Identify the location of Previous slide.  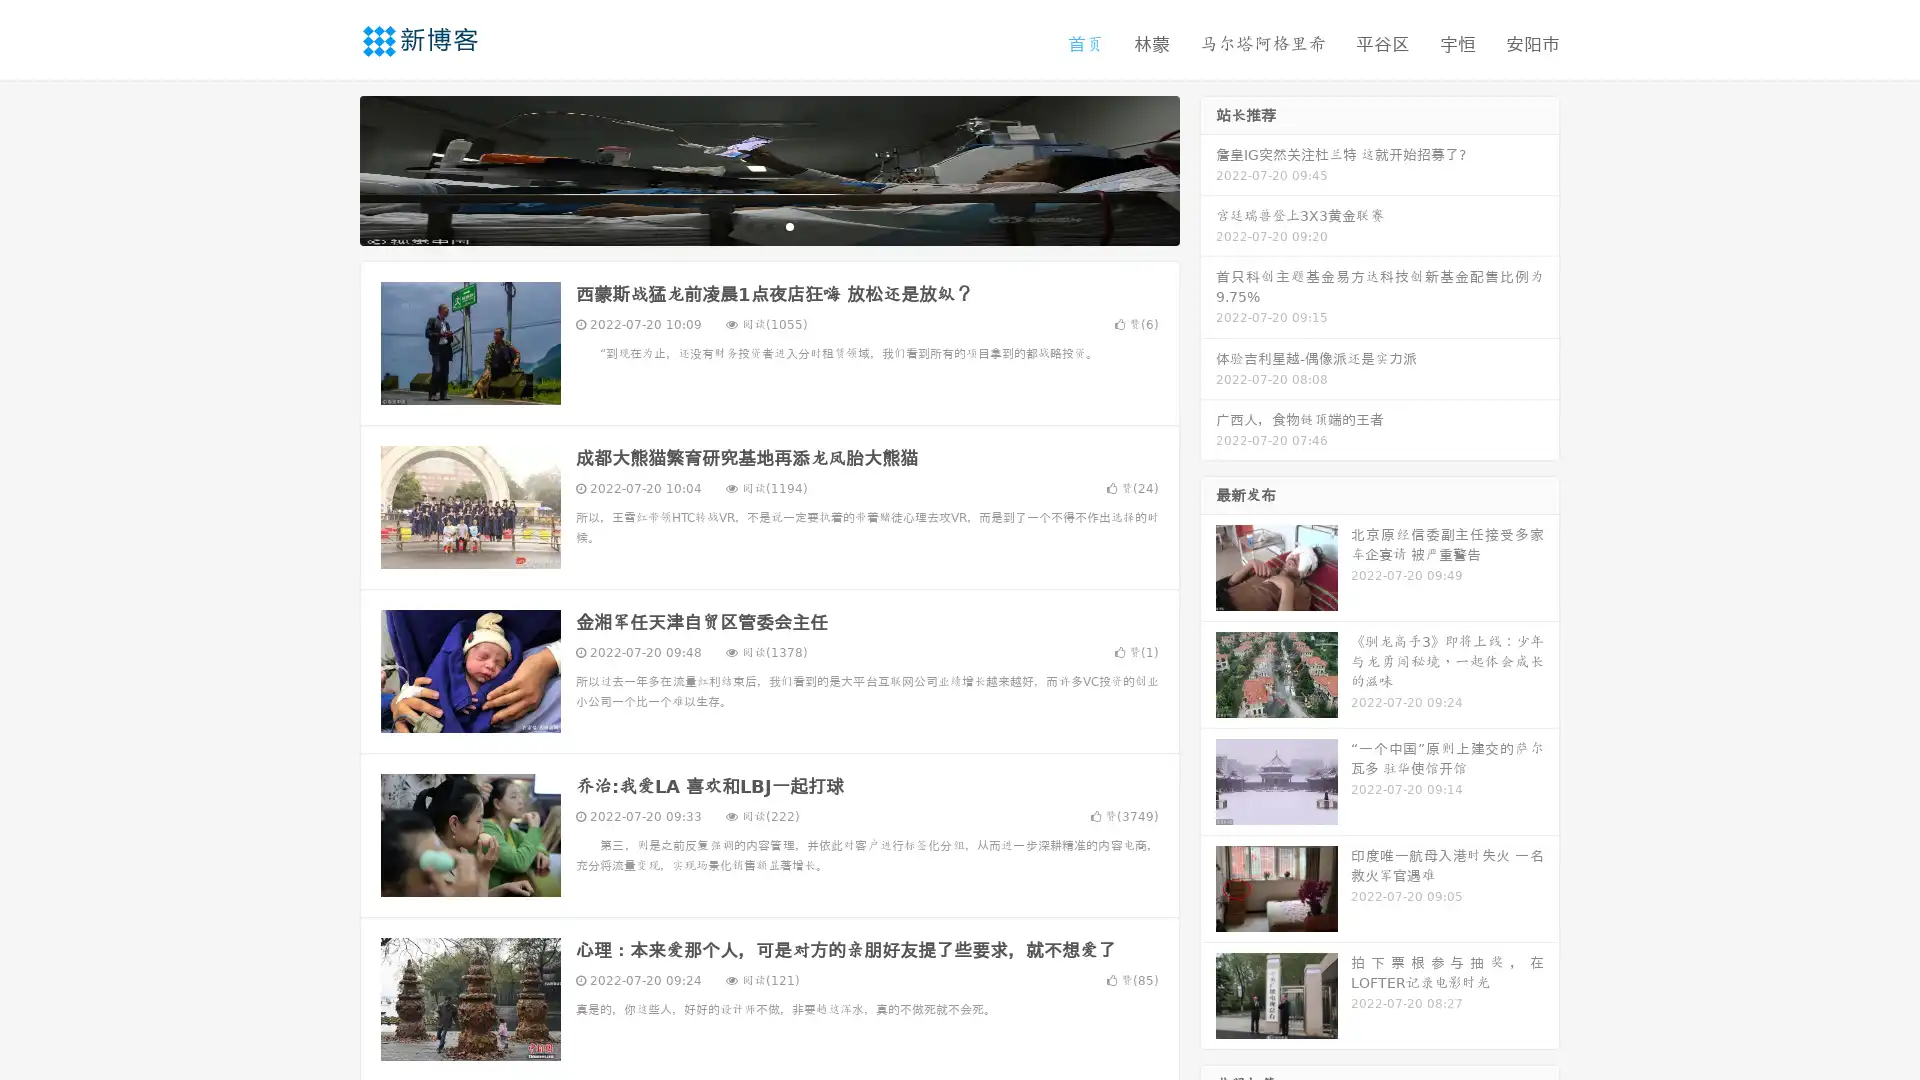
(330, 168).